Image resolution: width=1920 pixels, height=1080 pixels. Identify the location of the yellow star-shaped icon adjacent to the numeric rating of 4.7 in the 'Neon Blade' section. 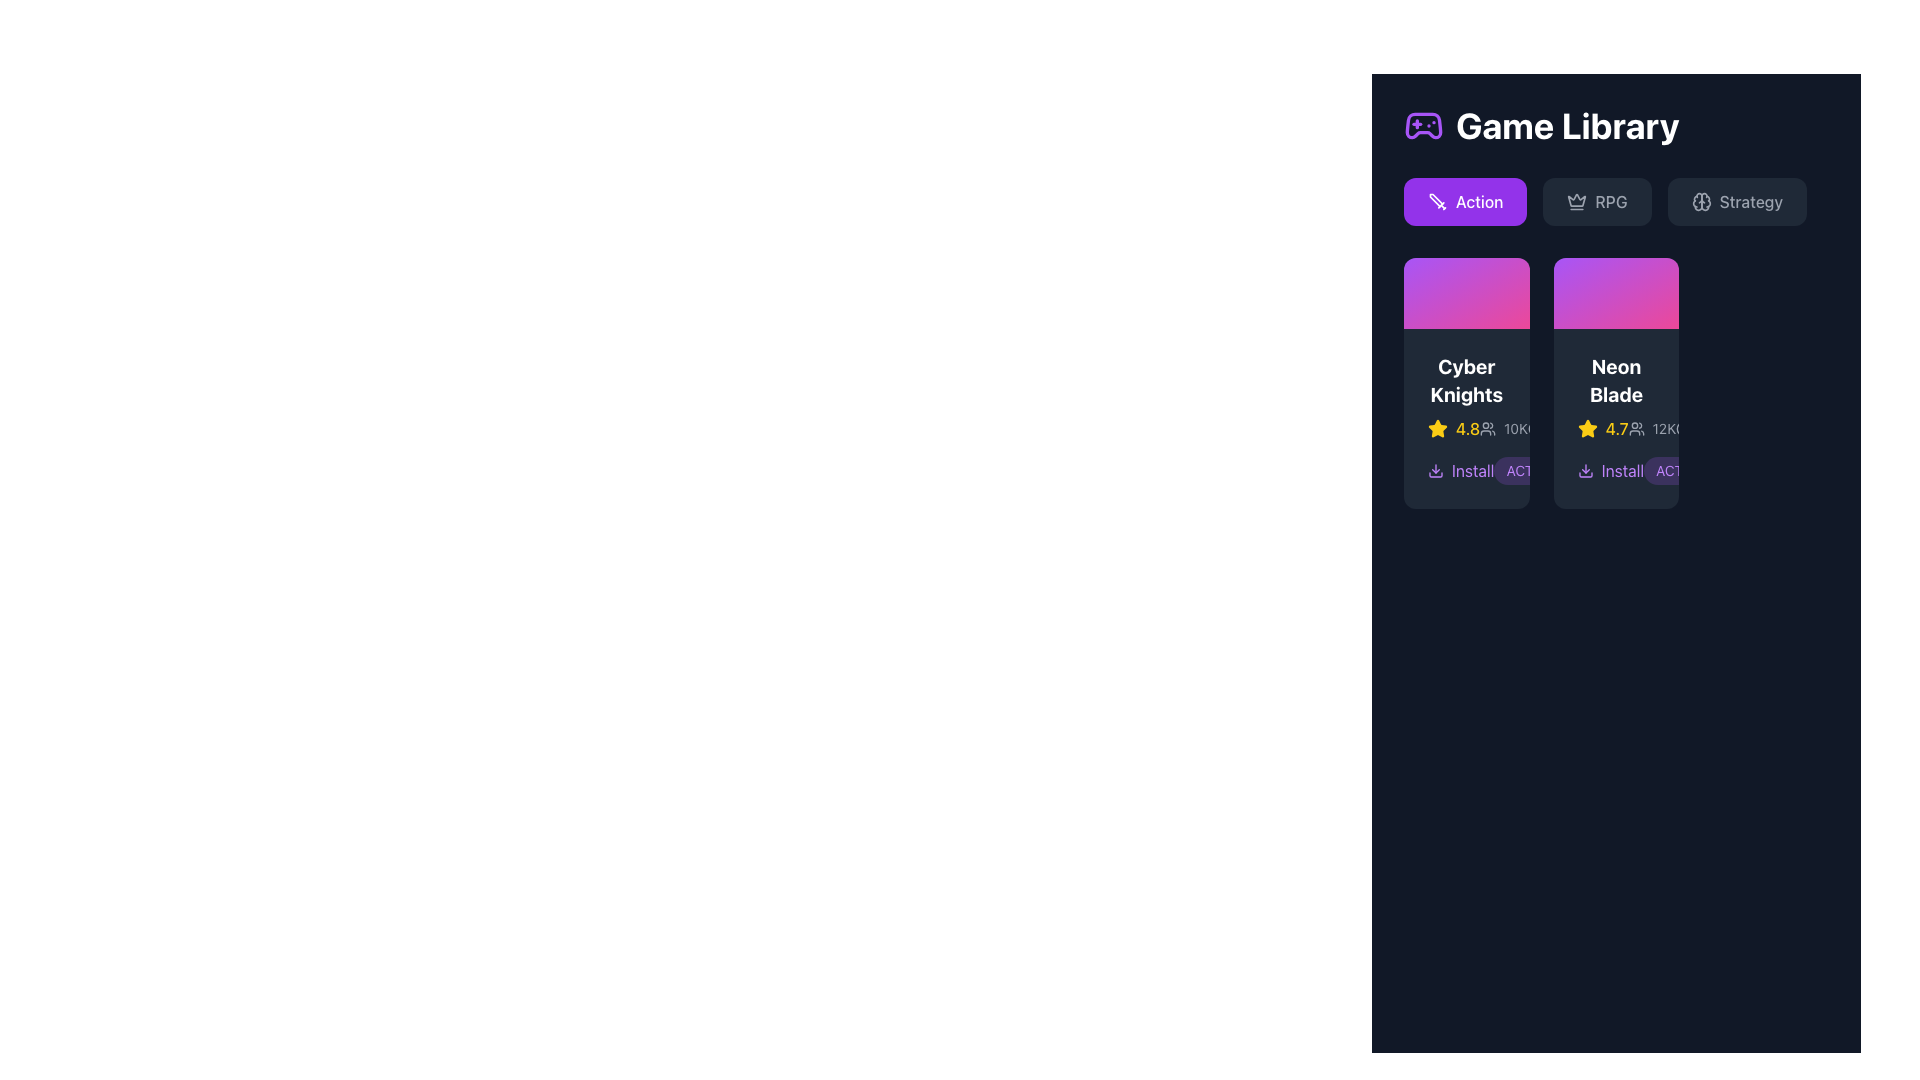
(1586, 427).